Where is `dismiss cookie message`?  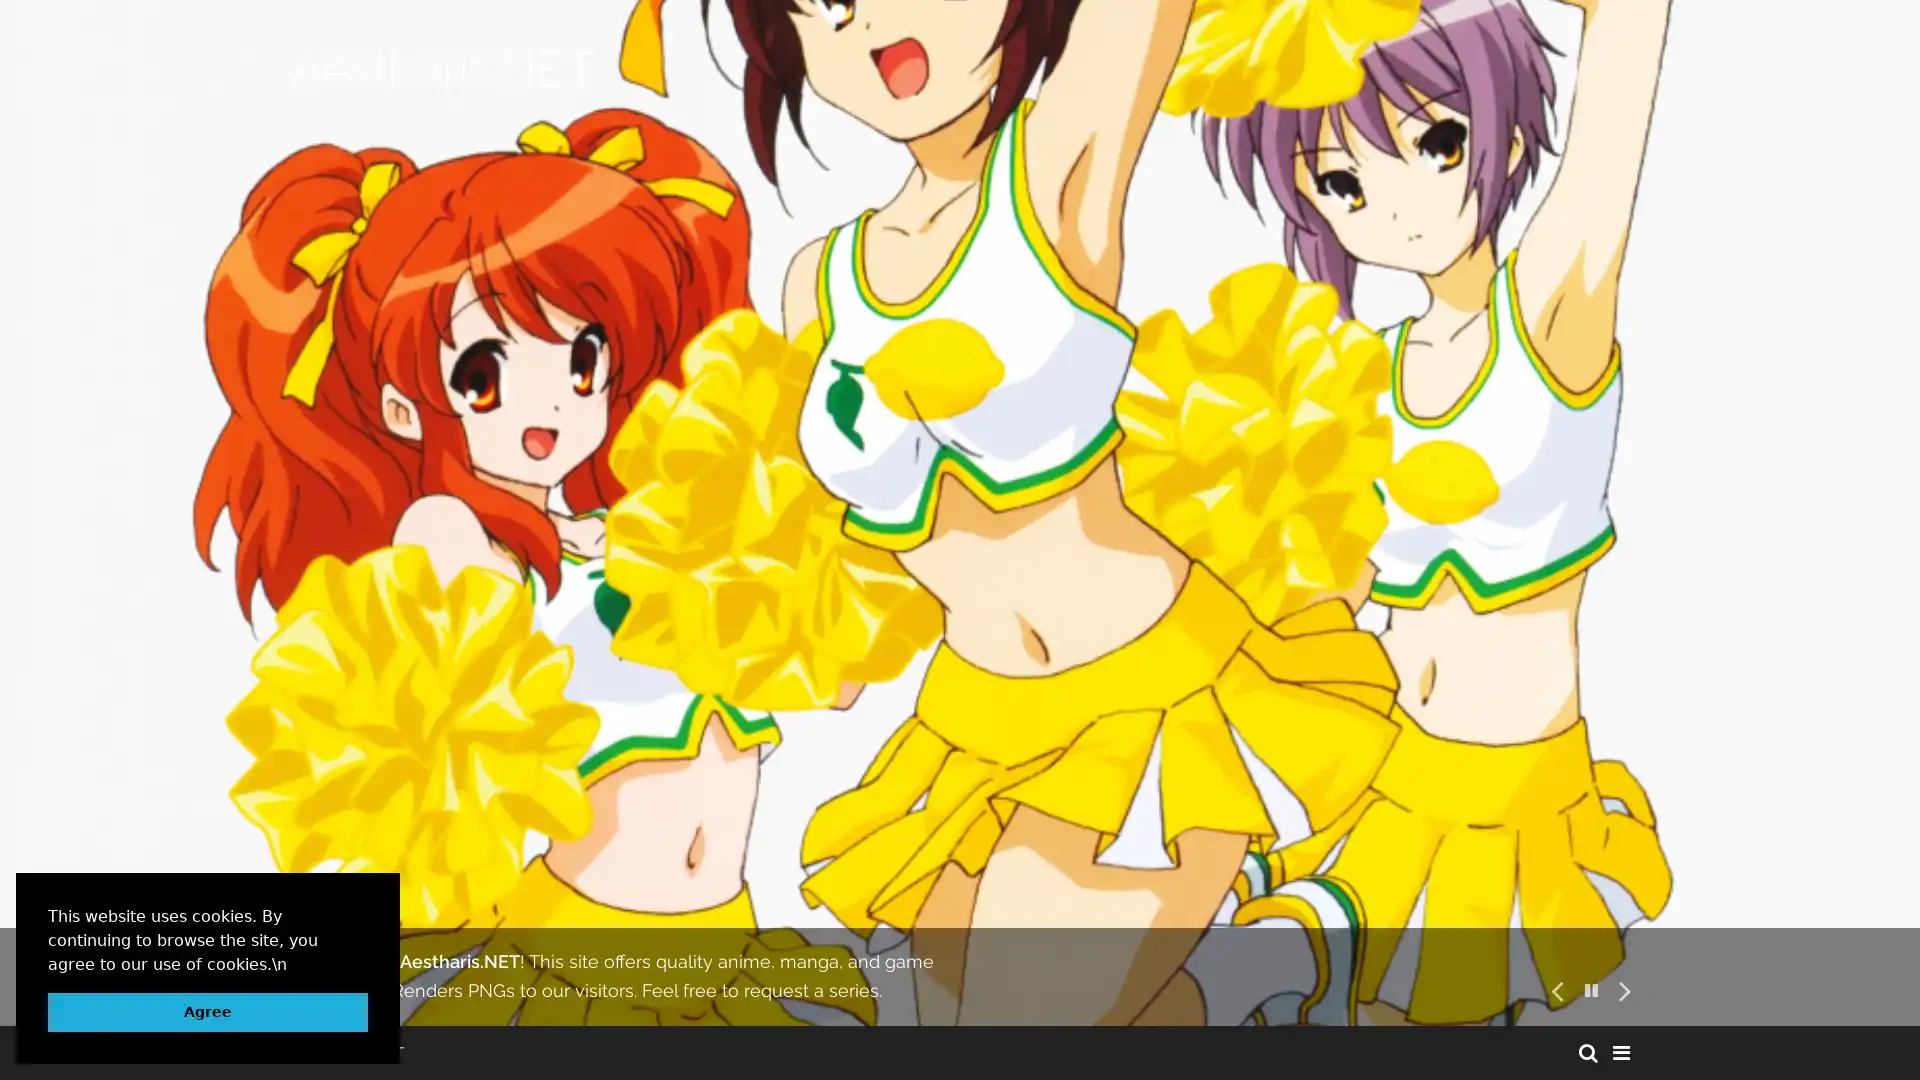 dismiss cookie message is located at coordinates (207, 1011).